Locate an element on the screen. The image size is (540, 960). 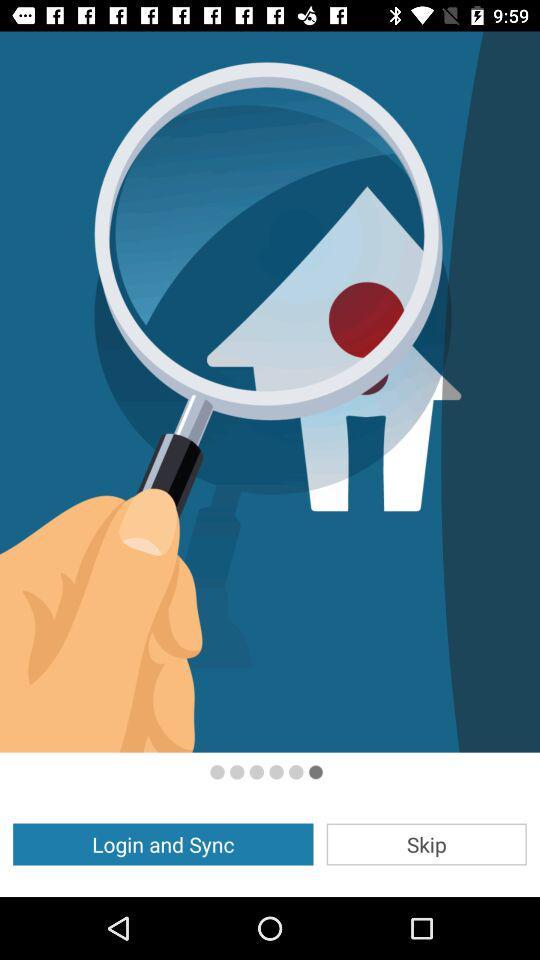
the skip item is located at coordinates (425, 843).